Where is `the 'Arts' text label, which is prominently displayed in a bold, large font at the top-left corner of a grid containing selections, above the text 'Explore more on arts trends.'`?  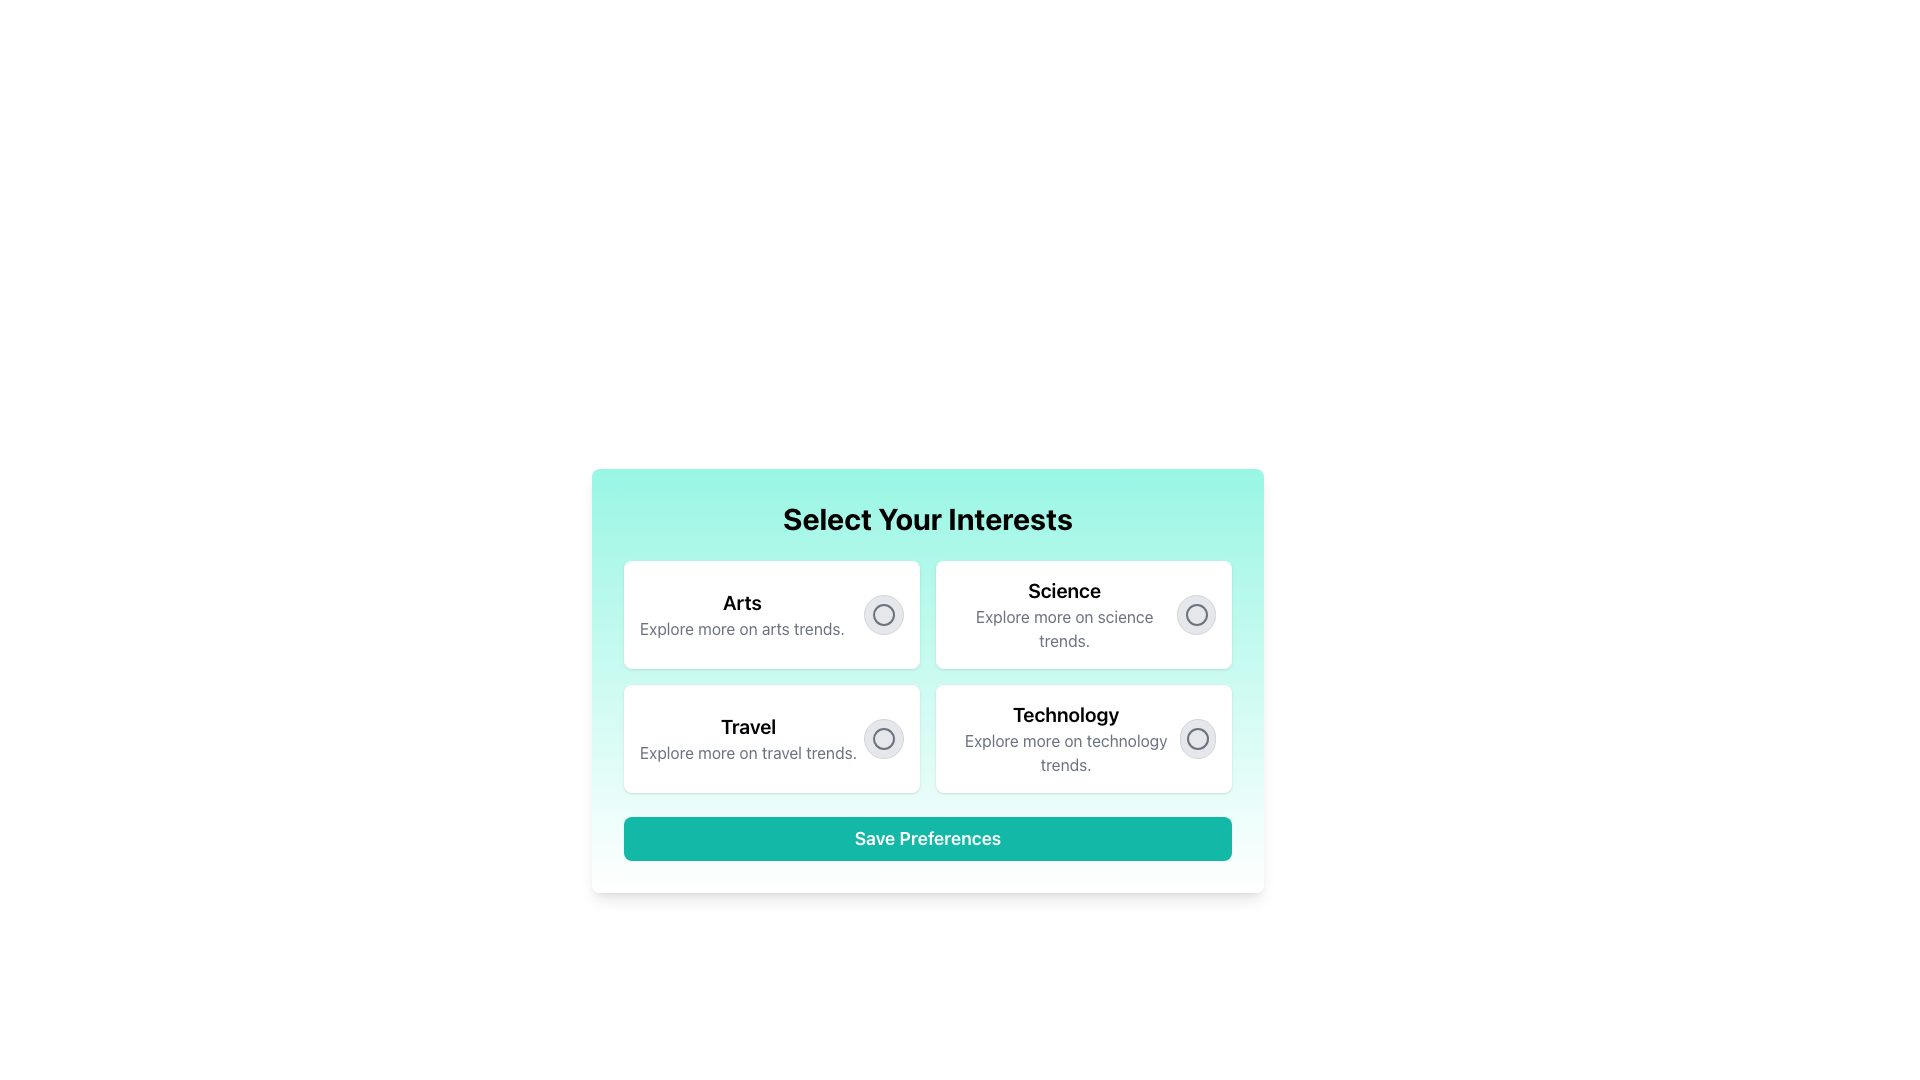 the 'Arts' text label, which is prominently displayed in a bold, large font at the top-left corner of a grid containing selections, above the text 'Explore more on arts trends.' is located at coordinates (741, 601).